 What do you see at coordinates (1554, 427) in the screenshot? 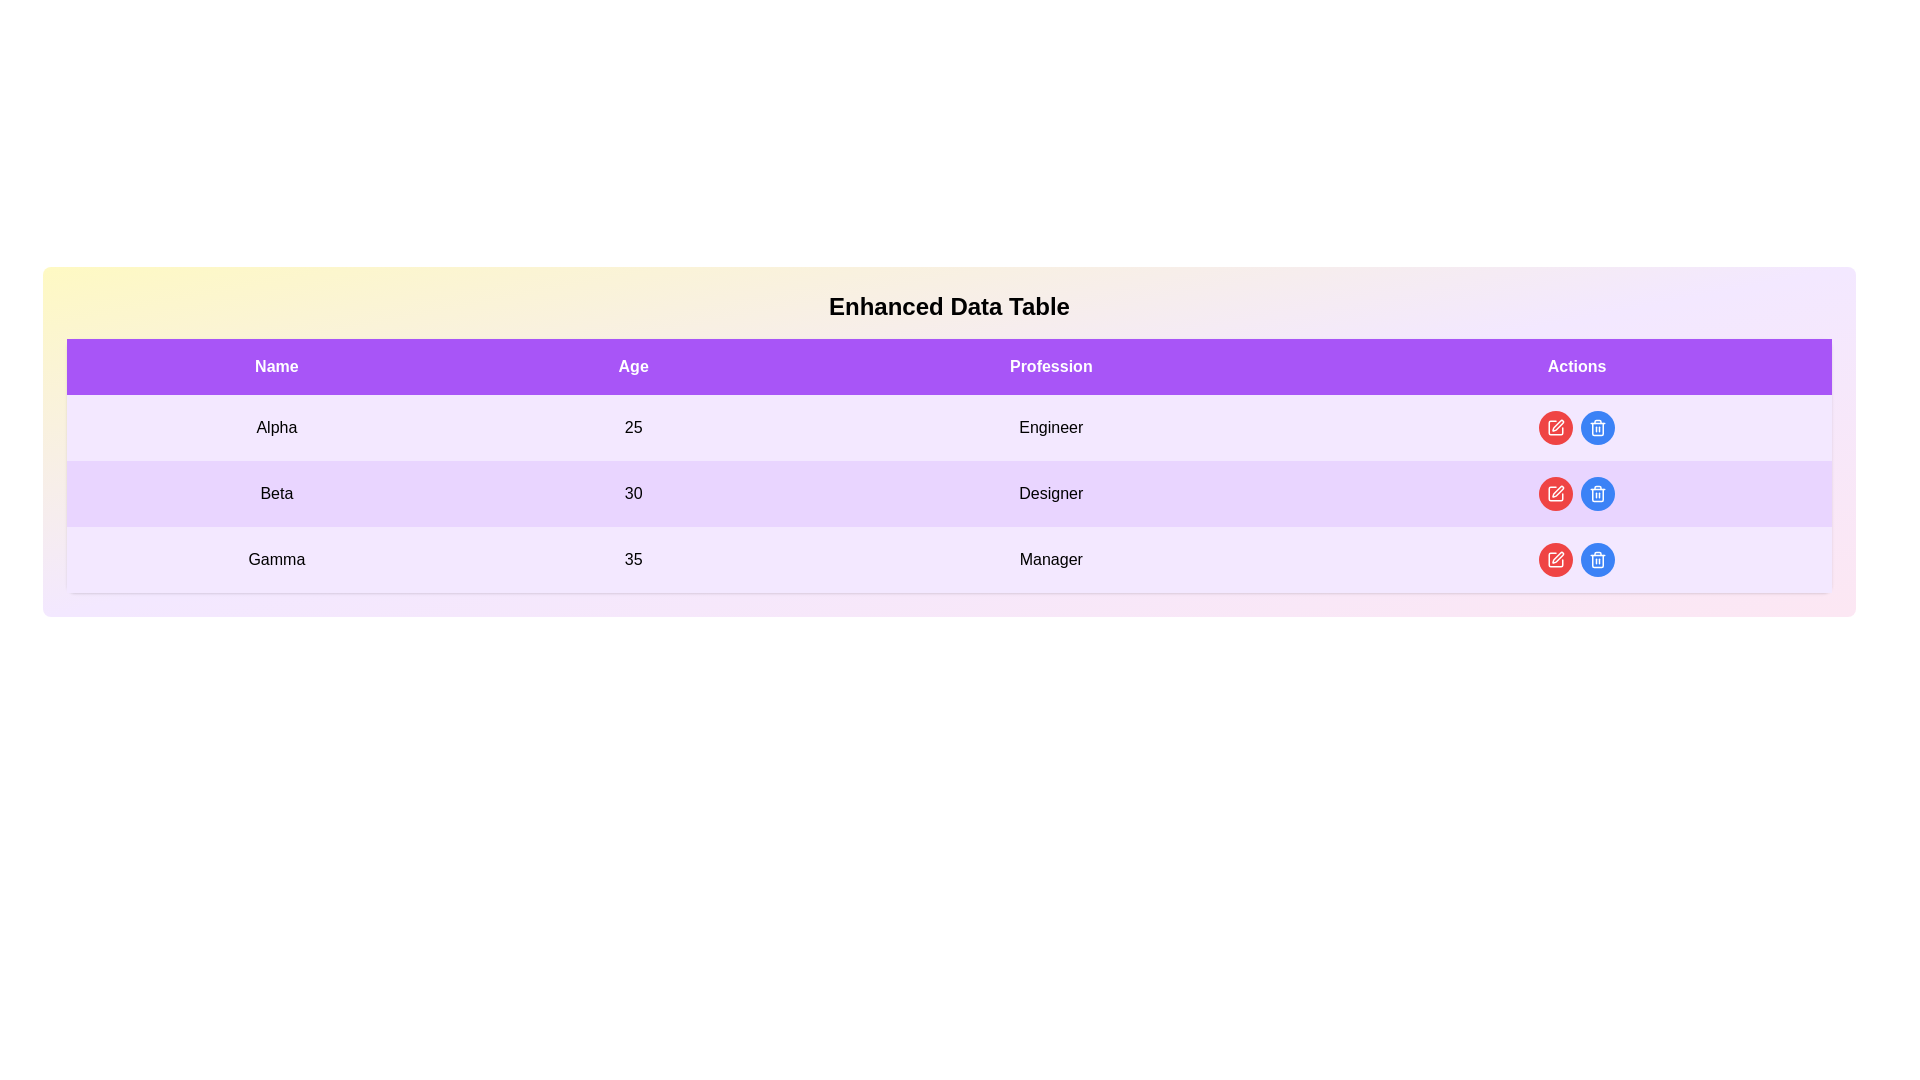
I see `edit button for the entry with name Alpha` at bounding box center [1554, 427].